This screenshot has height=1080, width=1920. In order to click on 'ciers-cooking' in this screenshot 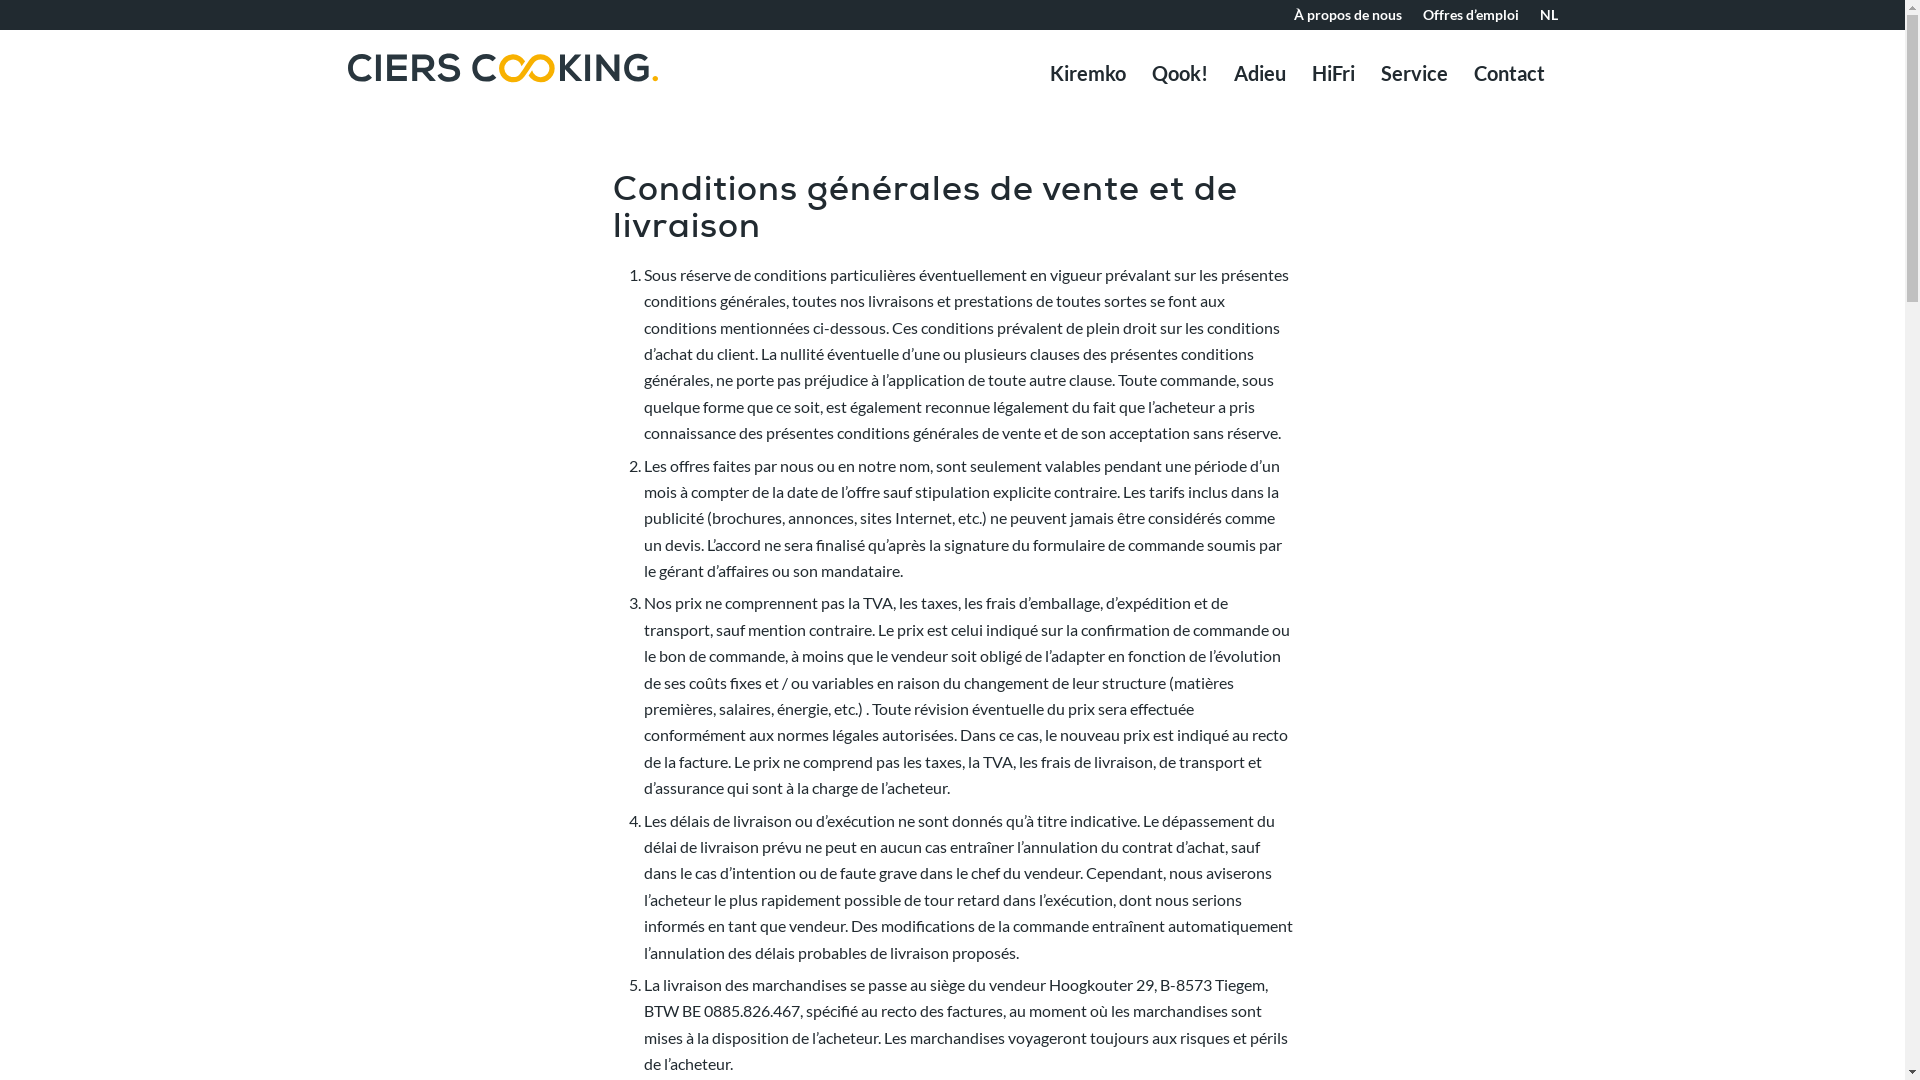, I will do `click(503, 96)`.